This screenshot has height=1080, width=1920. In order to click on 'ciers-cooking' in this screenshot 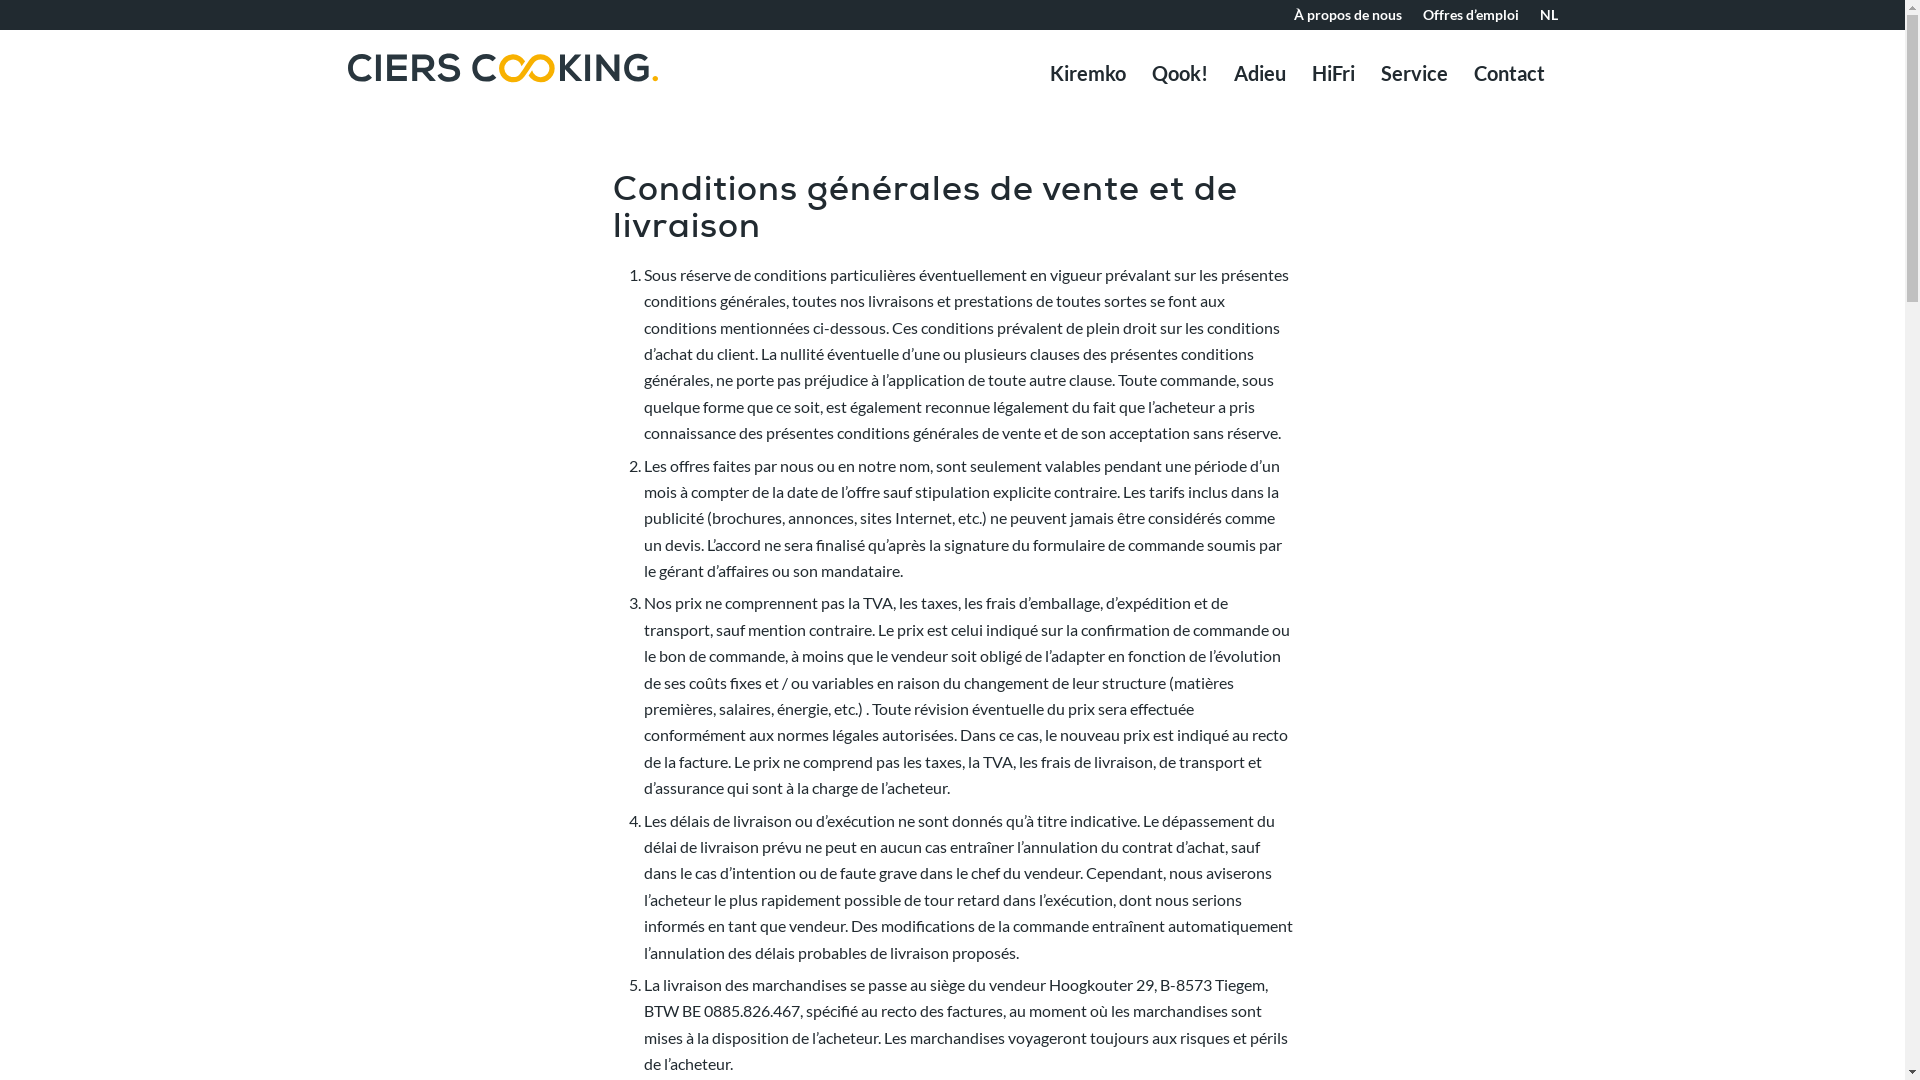, I will do `click(503, 96)`.